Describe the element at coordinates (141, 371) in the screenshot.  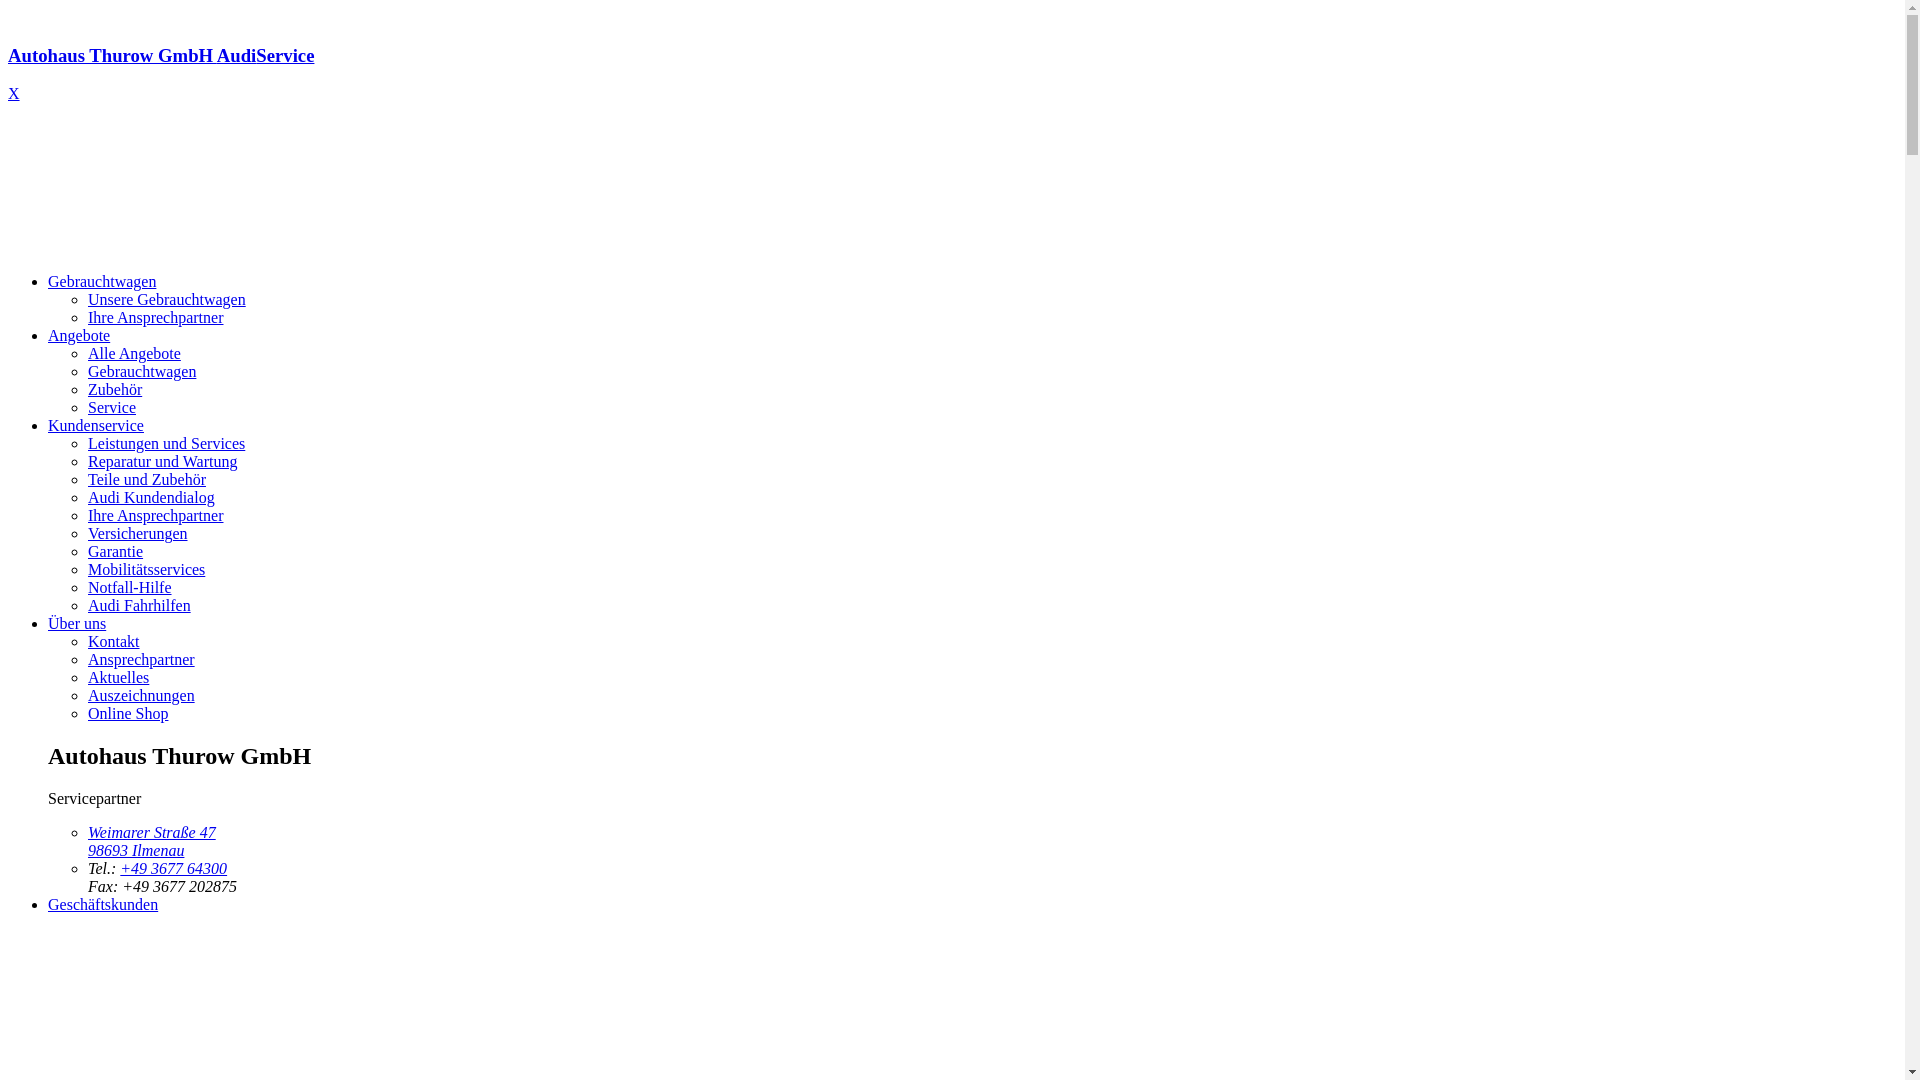
I see `'Gebrauchtwagen'` at that location.